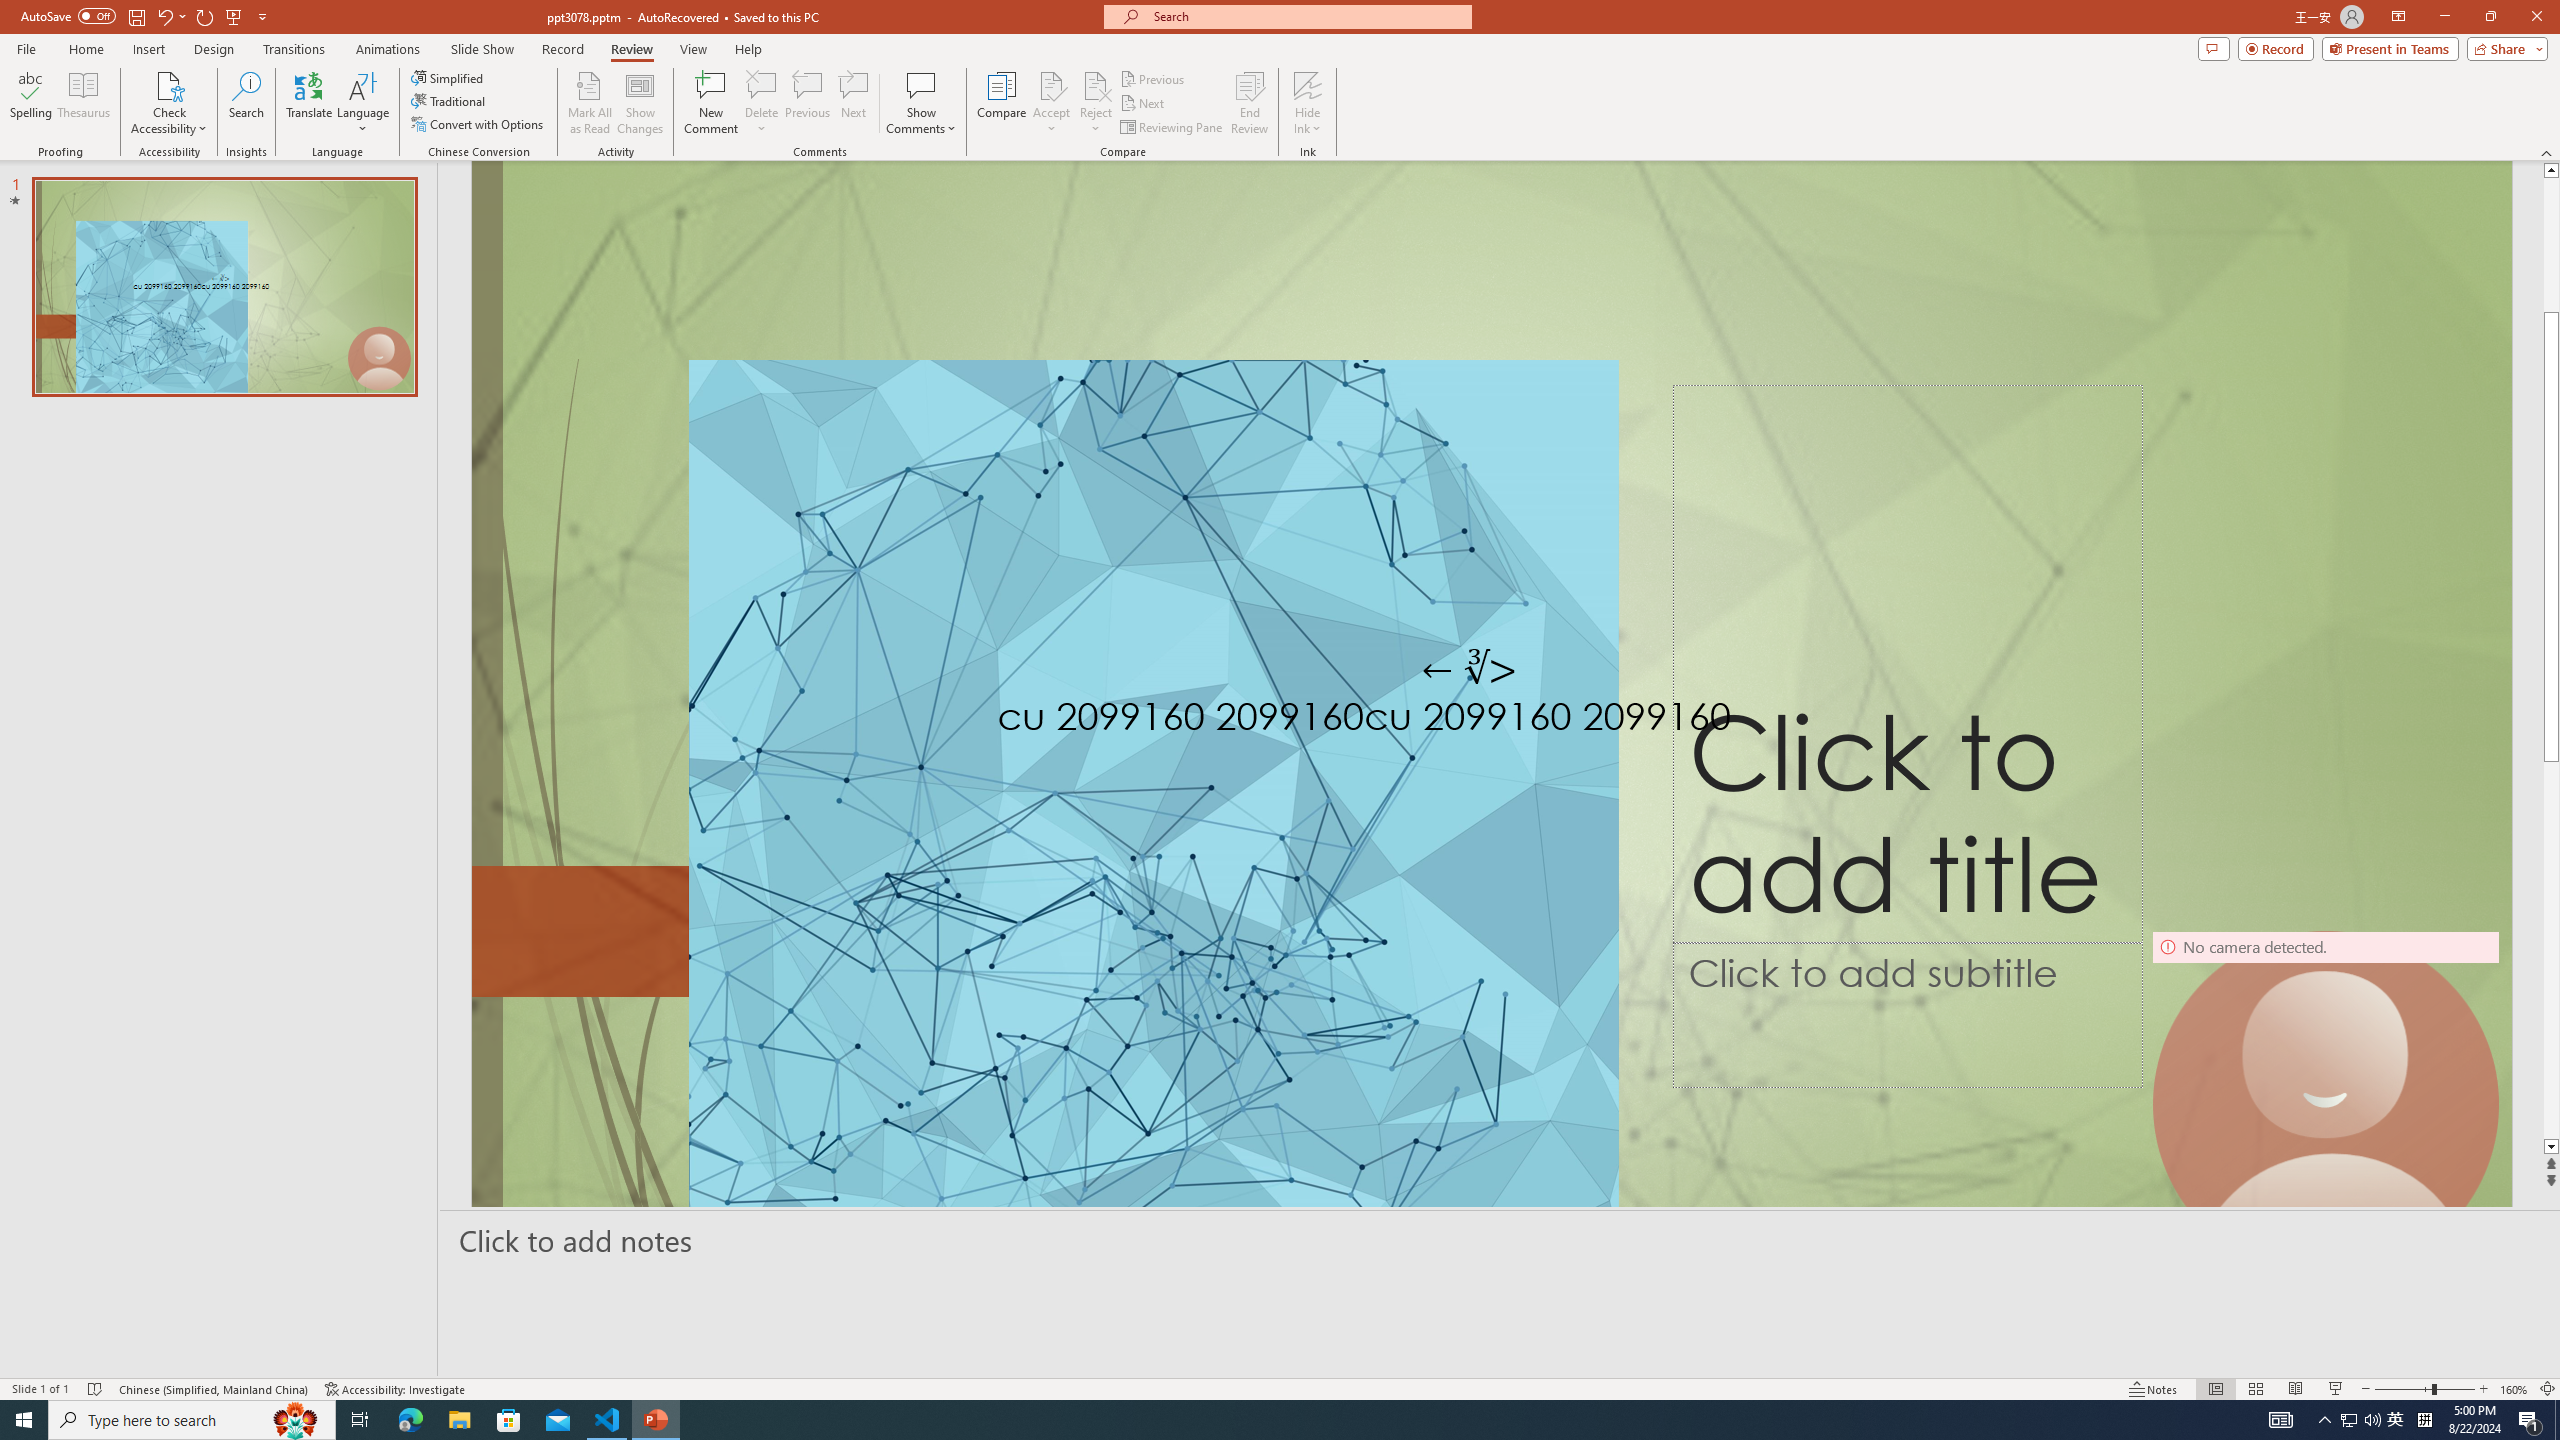 This screenshot has height=1440, width=2560. Describe the element at coordinates (631, 49) in the screenshot. I see `'Review'` at that location.